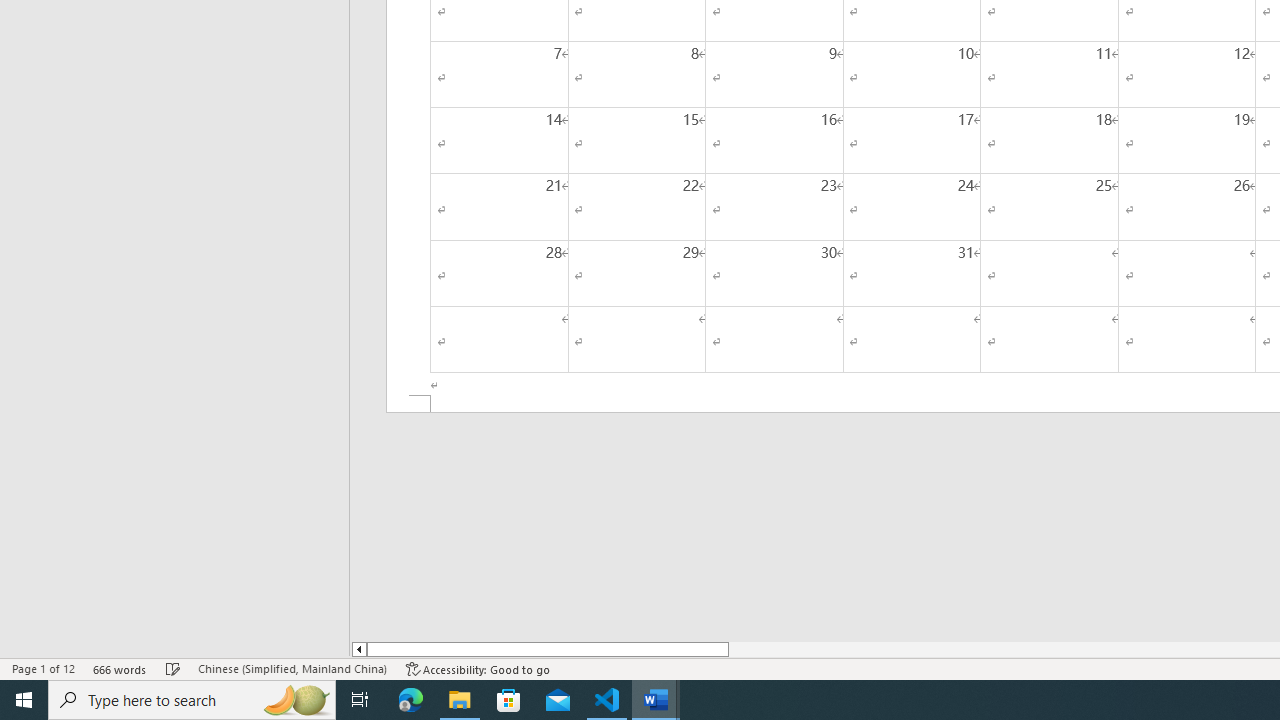 This screenshot has width=1280, height=720. What do you see at coordinates (477, 669) in the screenshot?
I see `'Accessibility Checker Accessibility: Good to go'` at bounding box center [477, 669].